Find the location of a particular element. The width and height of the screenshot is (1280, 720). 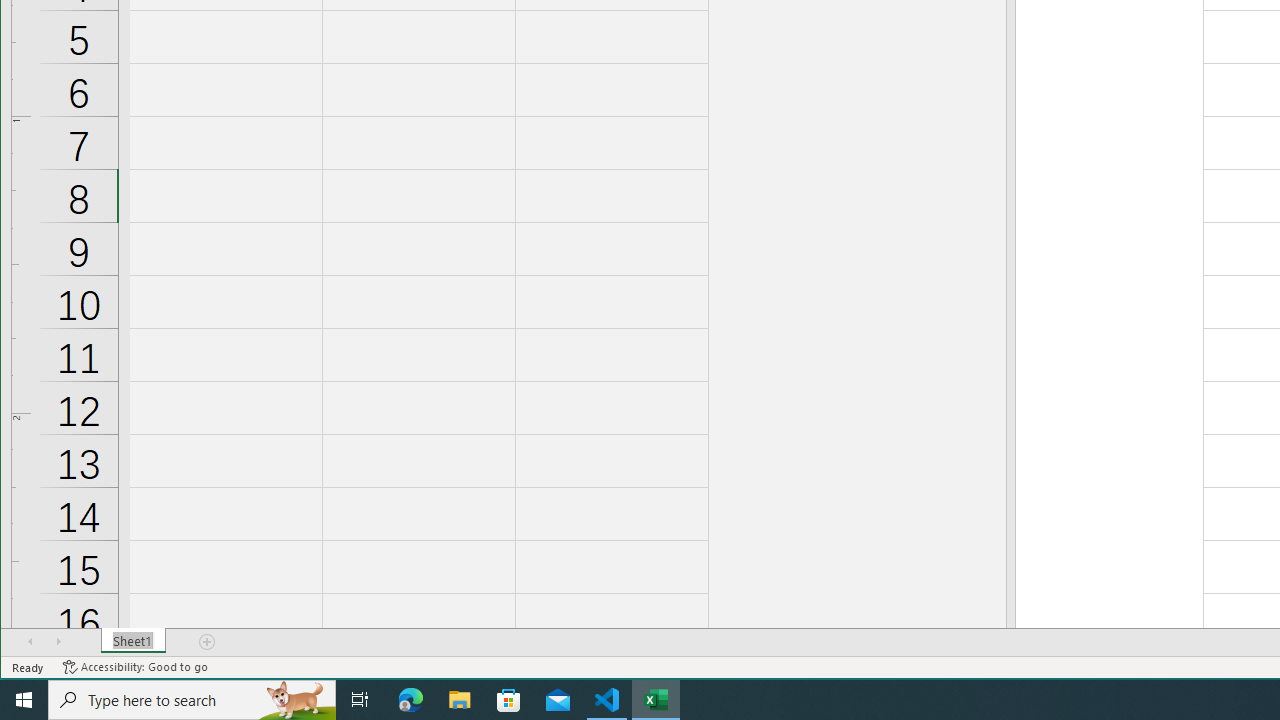

'Microsoft Edge' is located at coordinates (410, 698).